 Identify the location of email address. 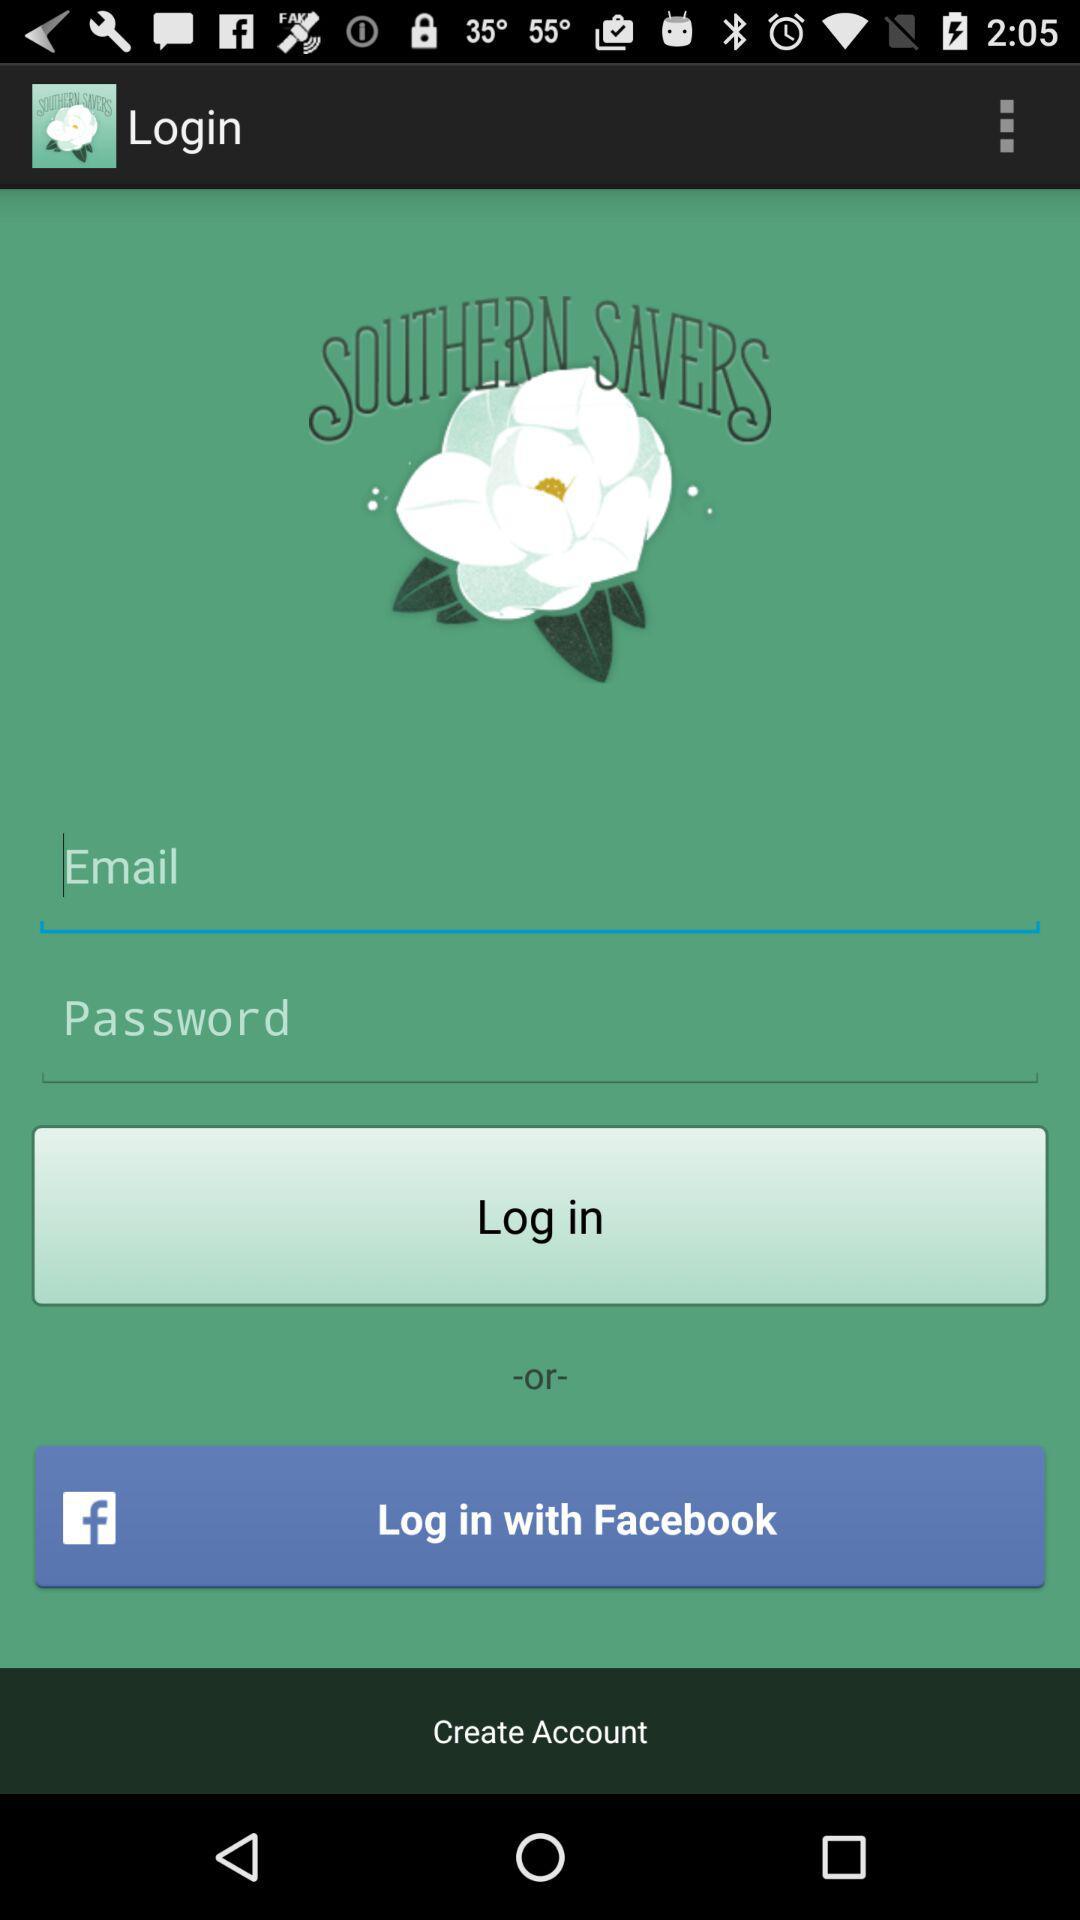
(540, 866).